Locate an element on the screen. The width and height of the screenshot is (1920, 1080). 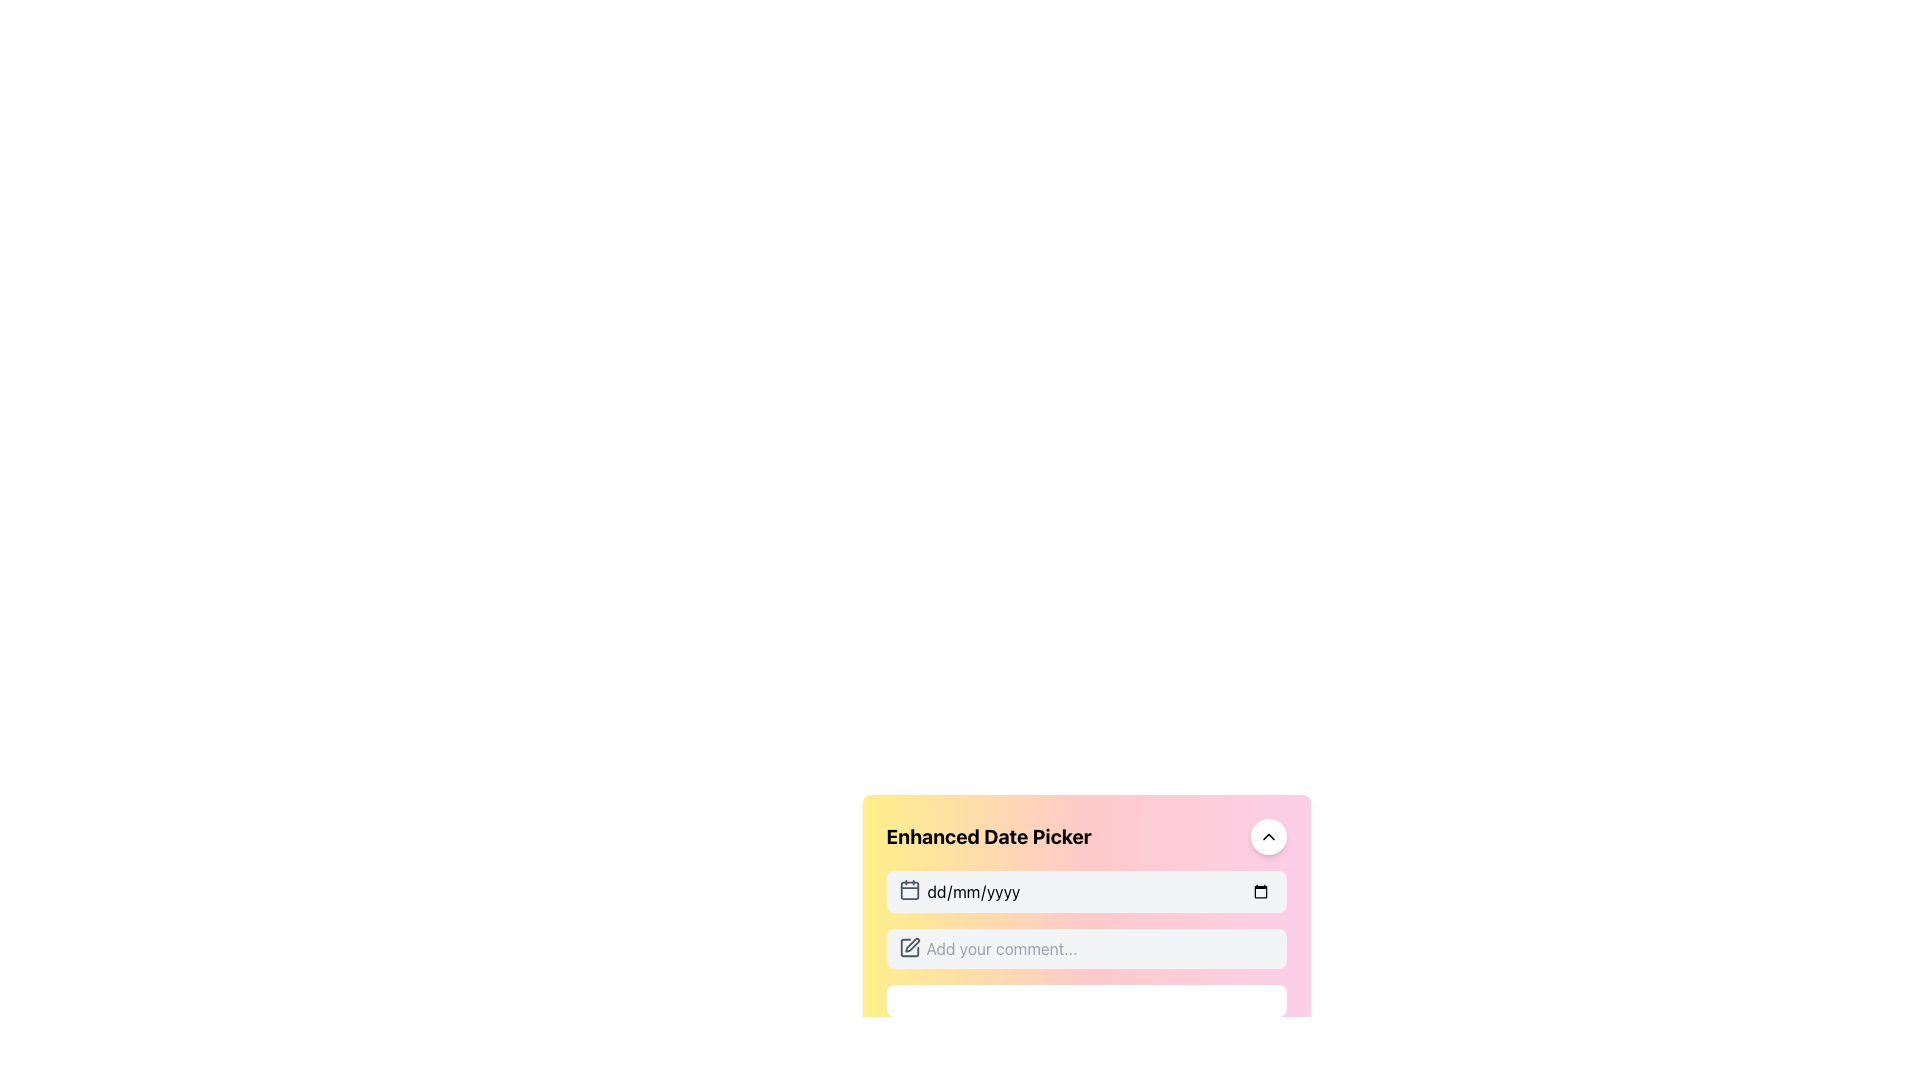
the body of the calendar icon, which is part of the graphical components indicating the associated date input field labeled 'dd/mm/yyyy' is located at coordinates (908, 889).